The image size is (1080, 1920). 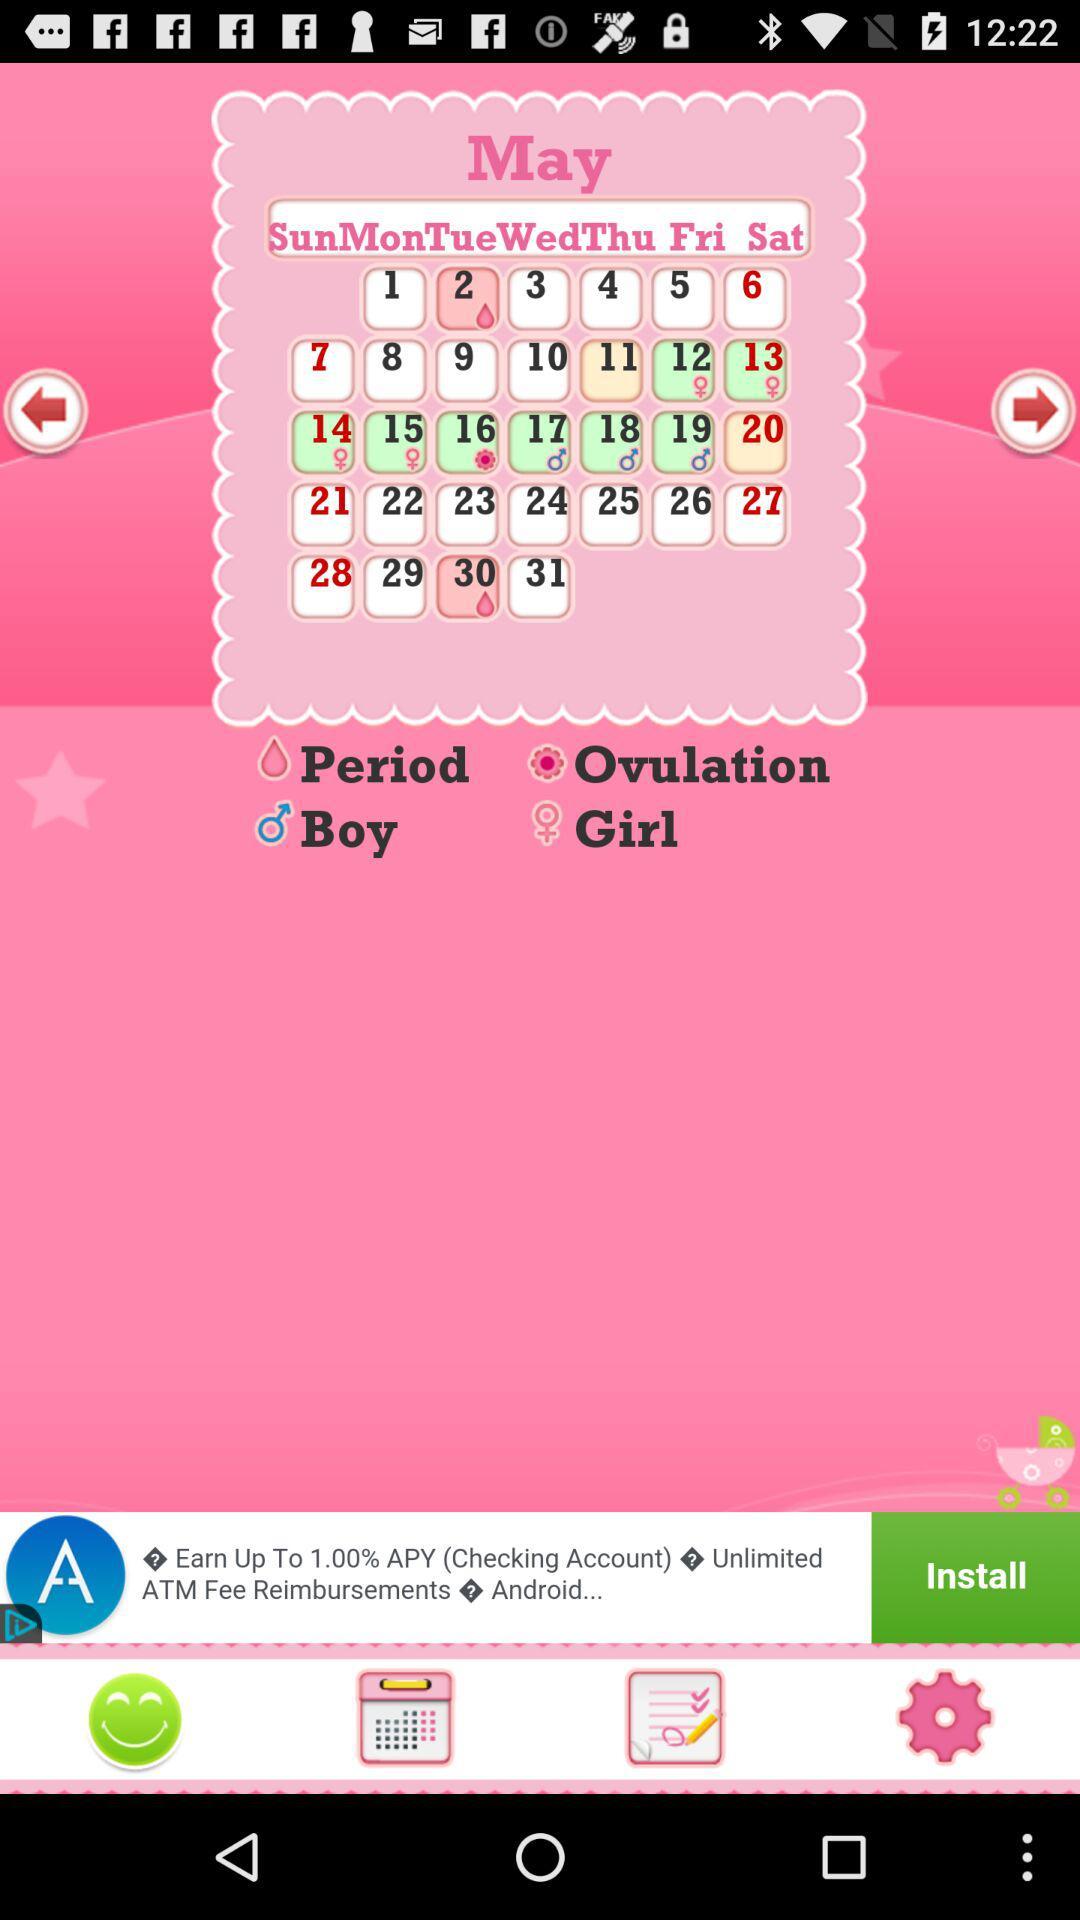 What do you see at coordinates (45, 438) in the screenshot?
I see `the arrow_backward icon` at bounding box center [45, 438].